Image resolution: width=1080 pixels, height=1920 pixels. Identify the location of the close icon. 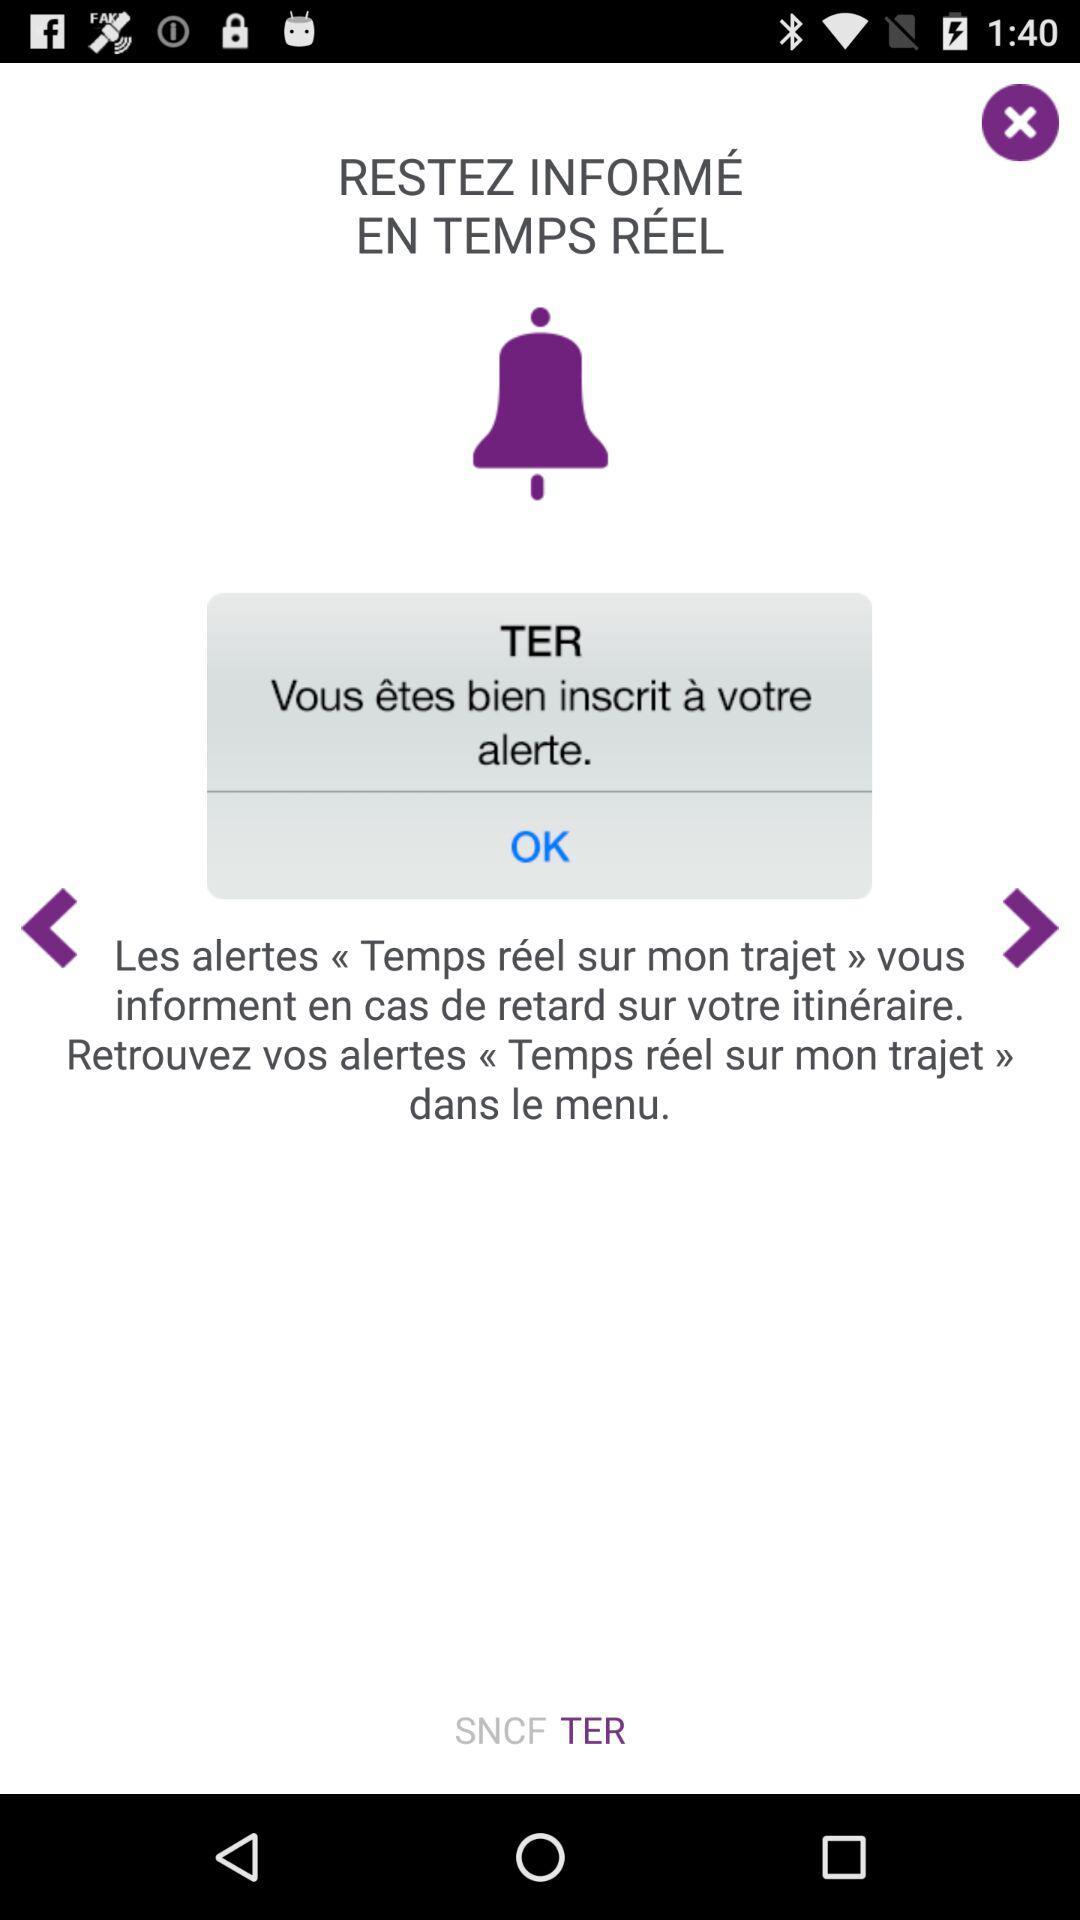
(1030, 119).